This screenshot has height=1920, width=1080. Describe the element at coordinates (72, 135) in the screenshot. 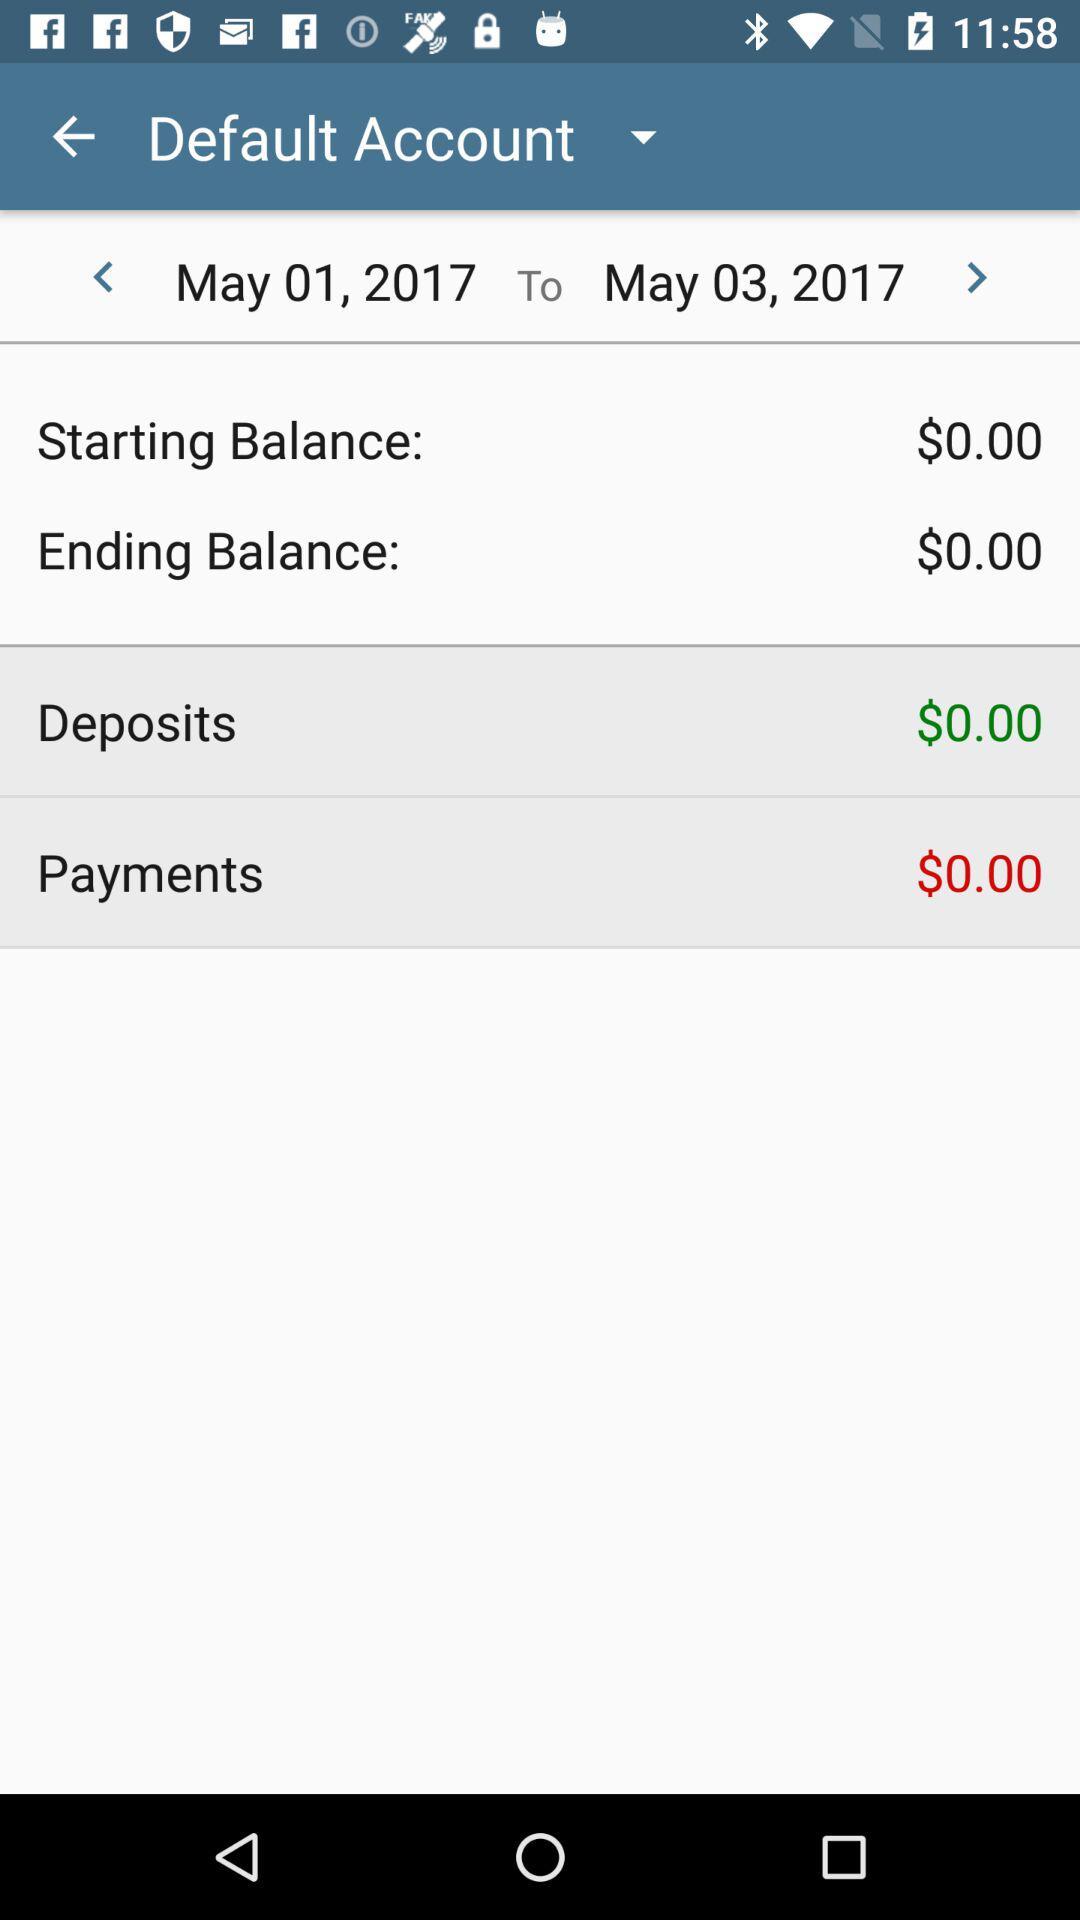

I see `item to the left of default account` at that location.